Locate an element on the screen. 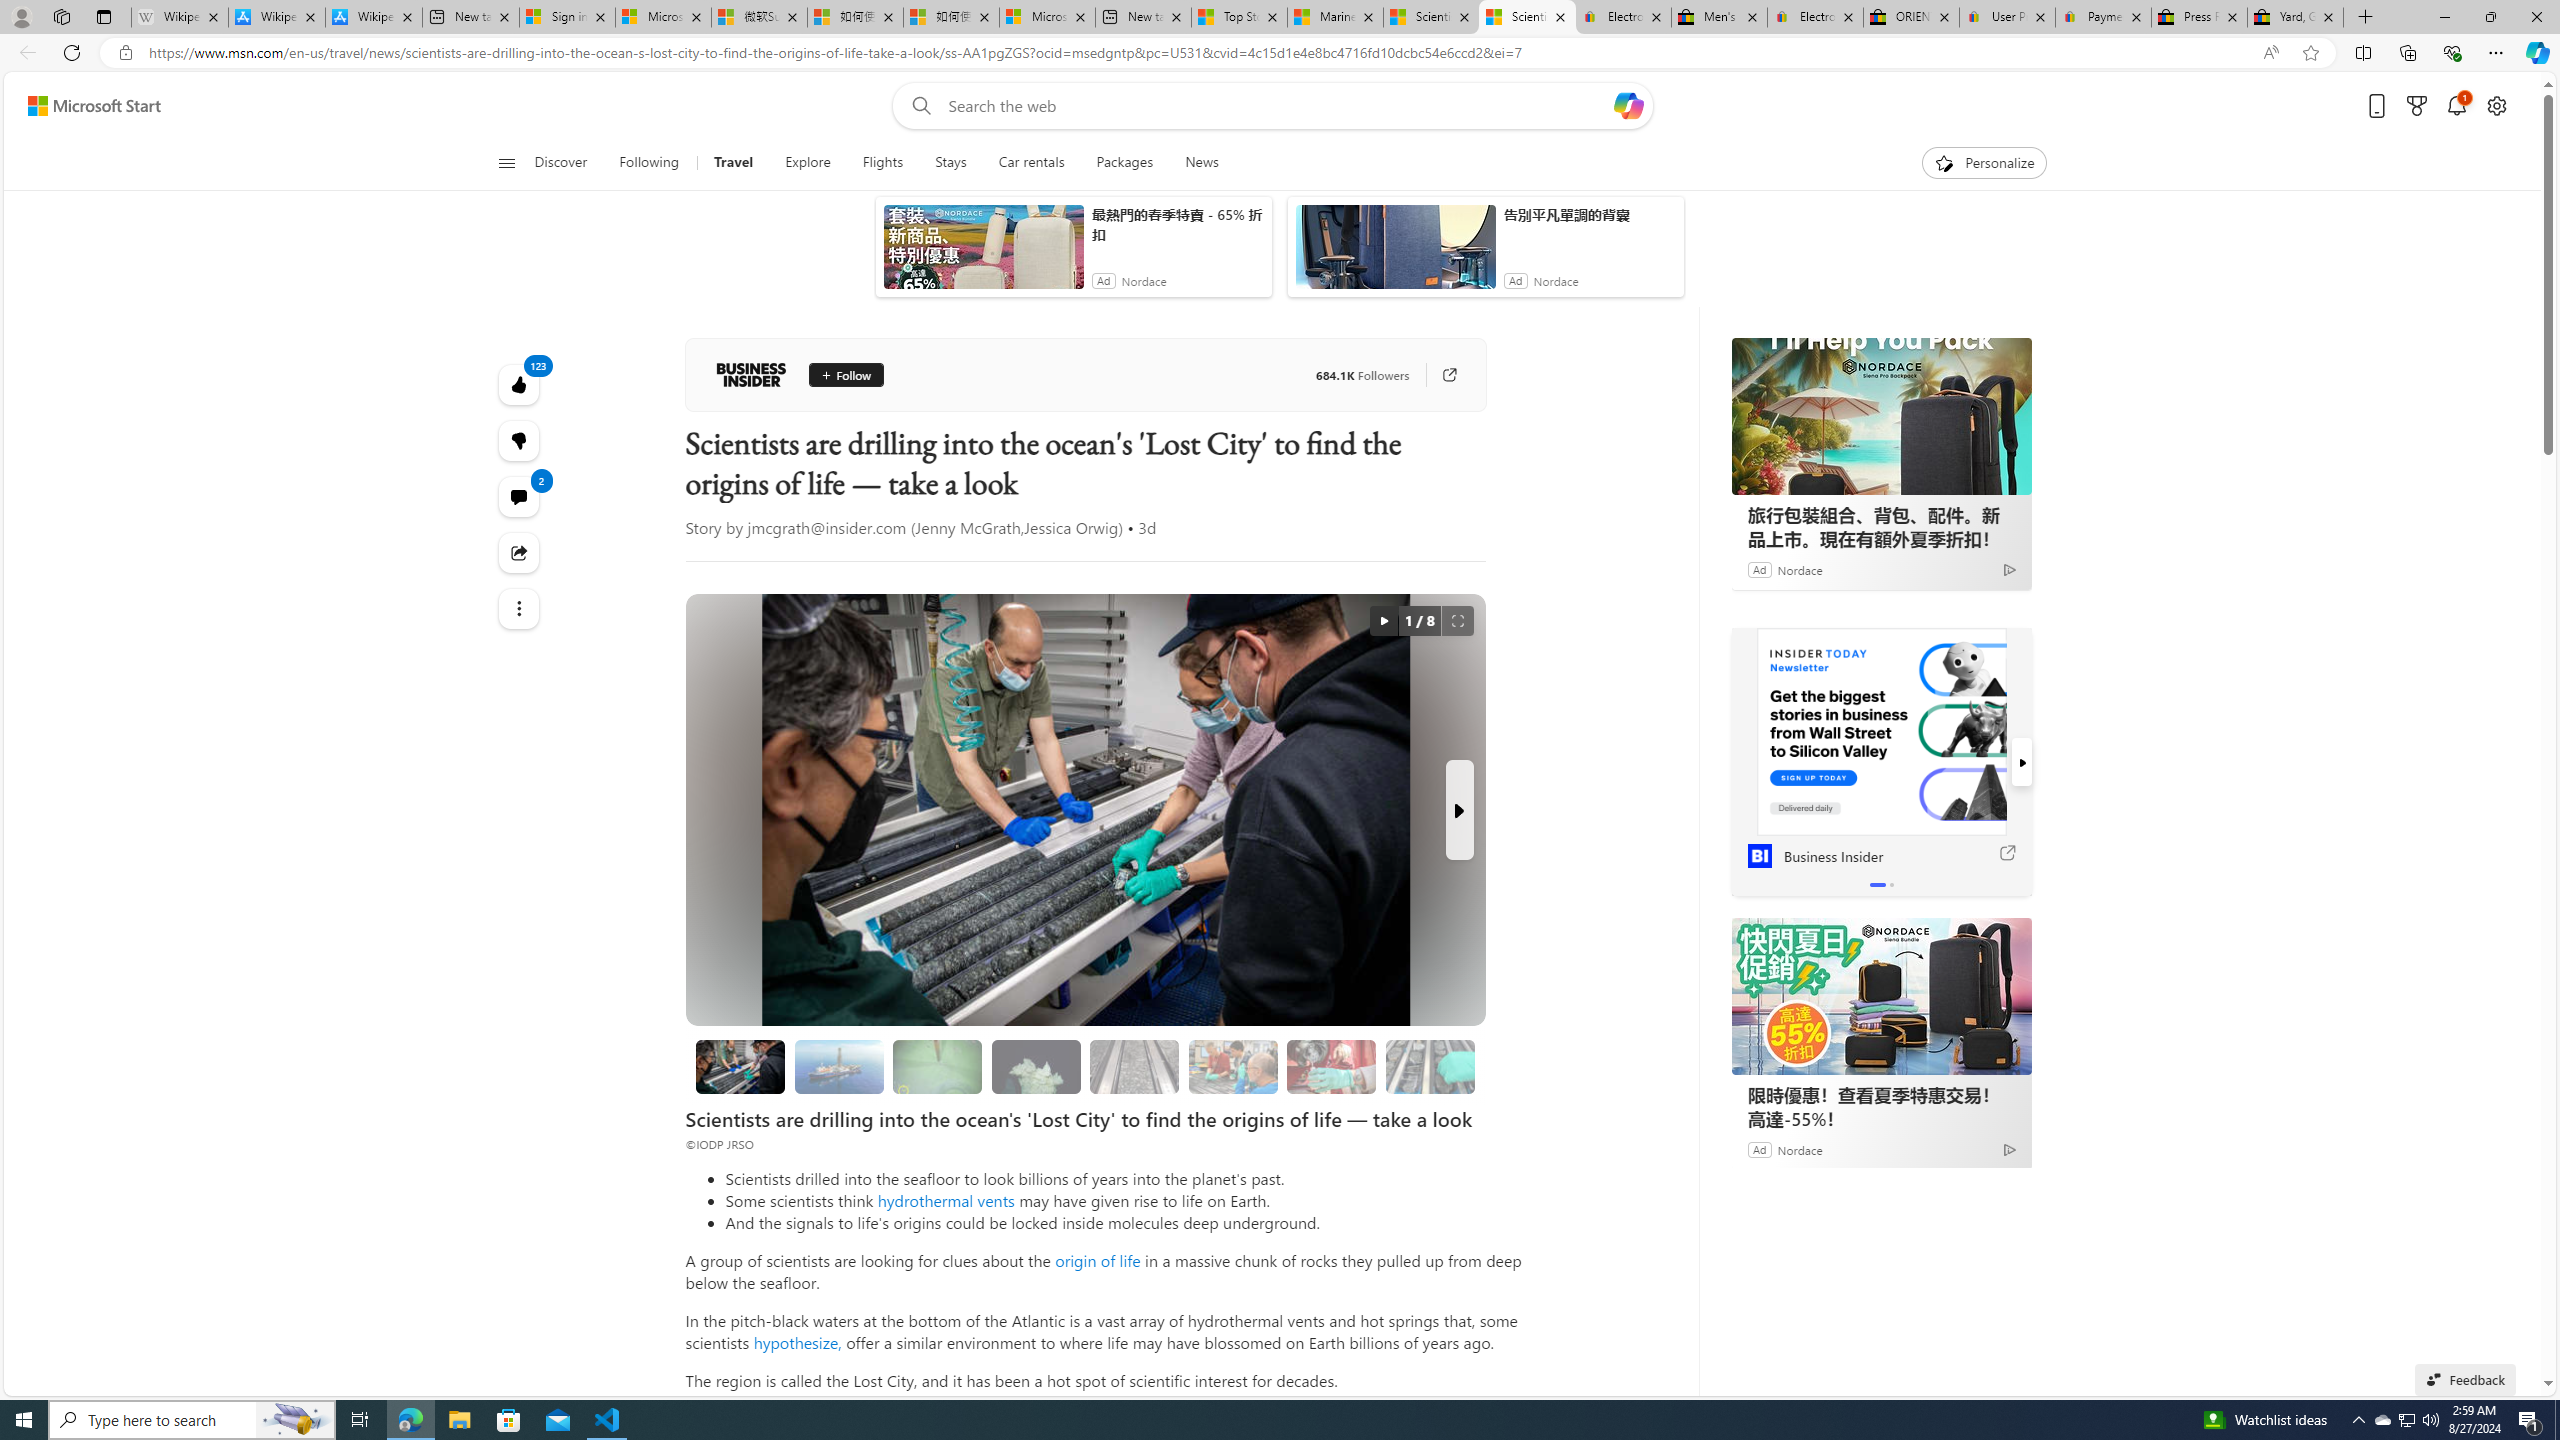  'Next Slide' is located at coordinates (1459, 809).